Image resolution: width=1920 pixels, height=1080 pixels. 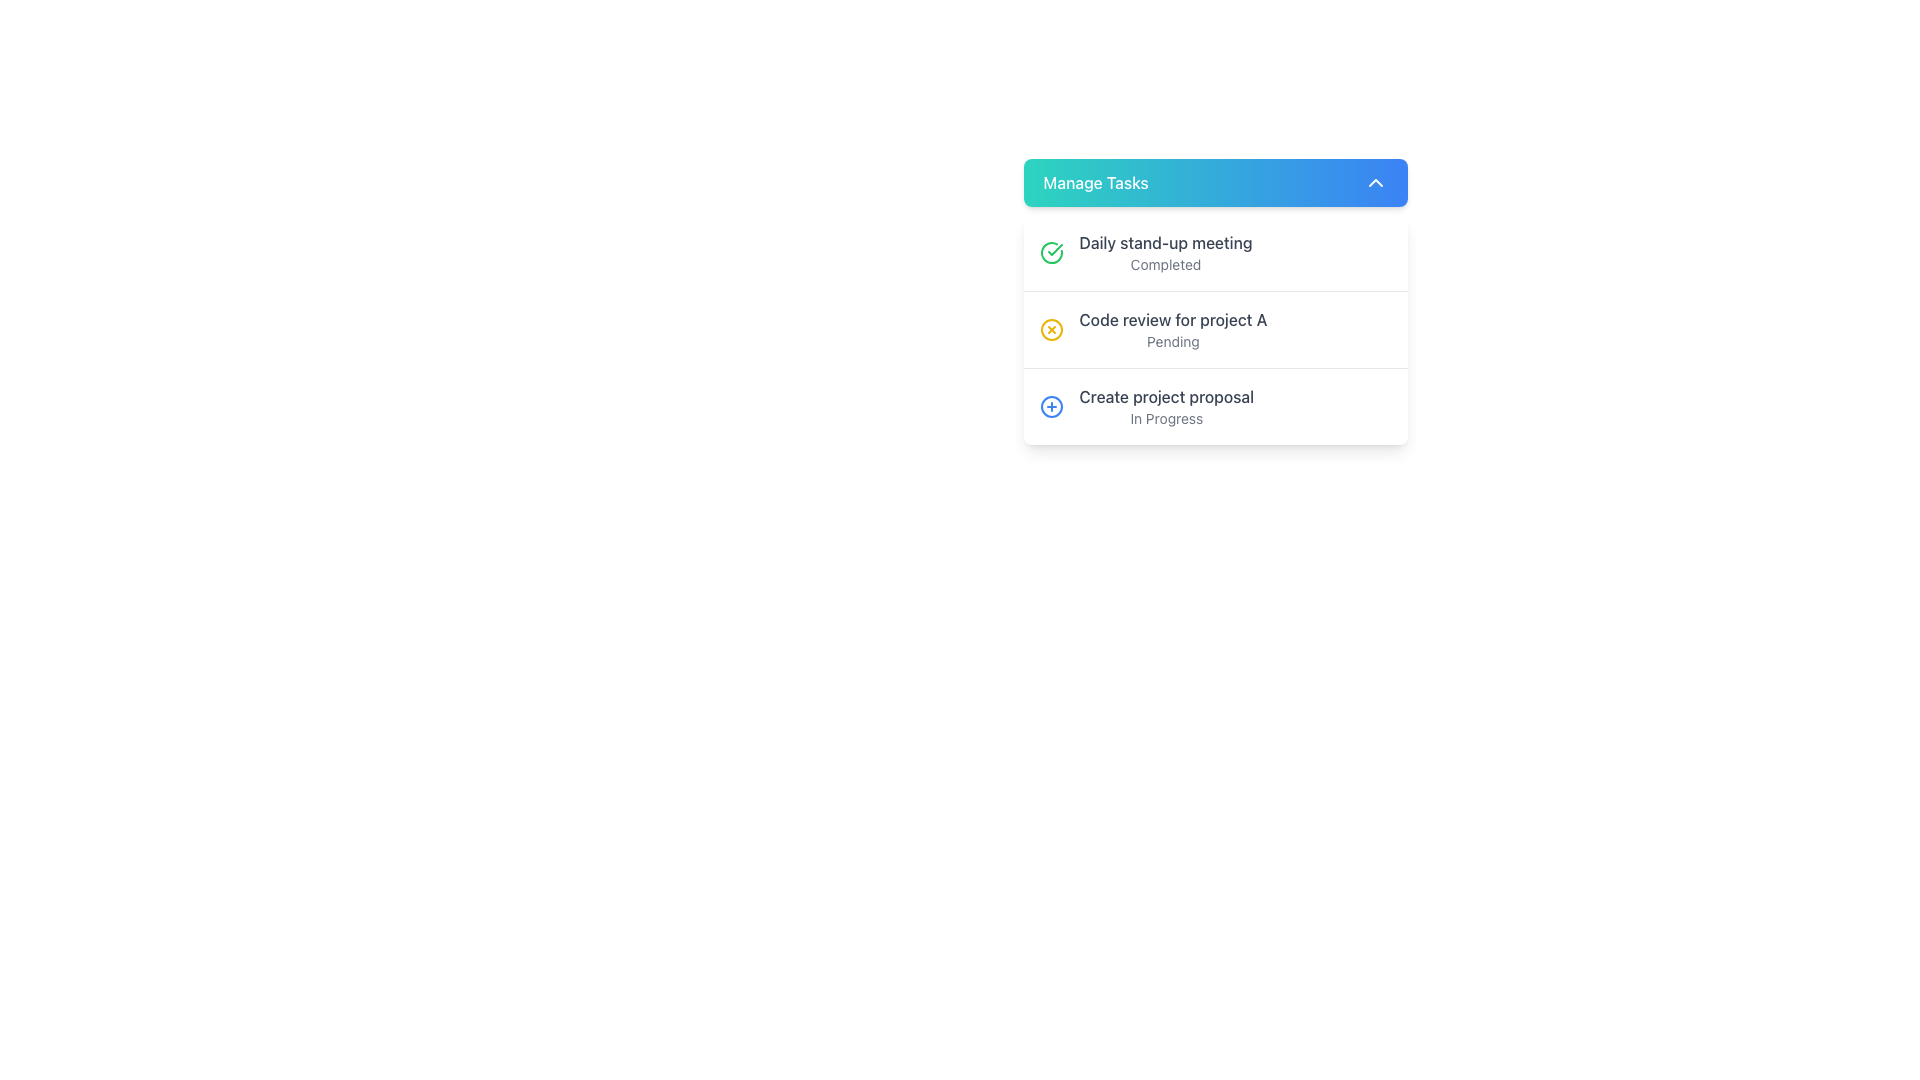 I want to click on the first Task Status Item under the 'Manage Tasks' heading, so click(x=1214, y=252).